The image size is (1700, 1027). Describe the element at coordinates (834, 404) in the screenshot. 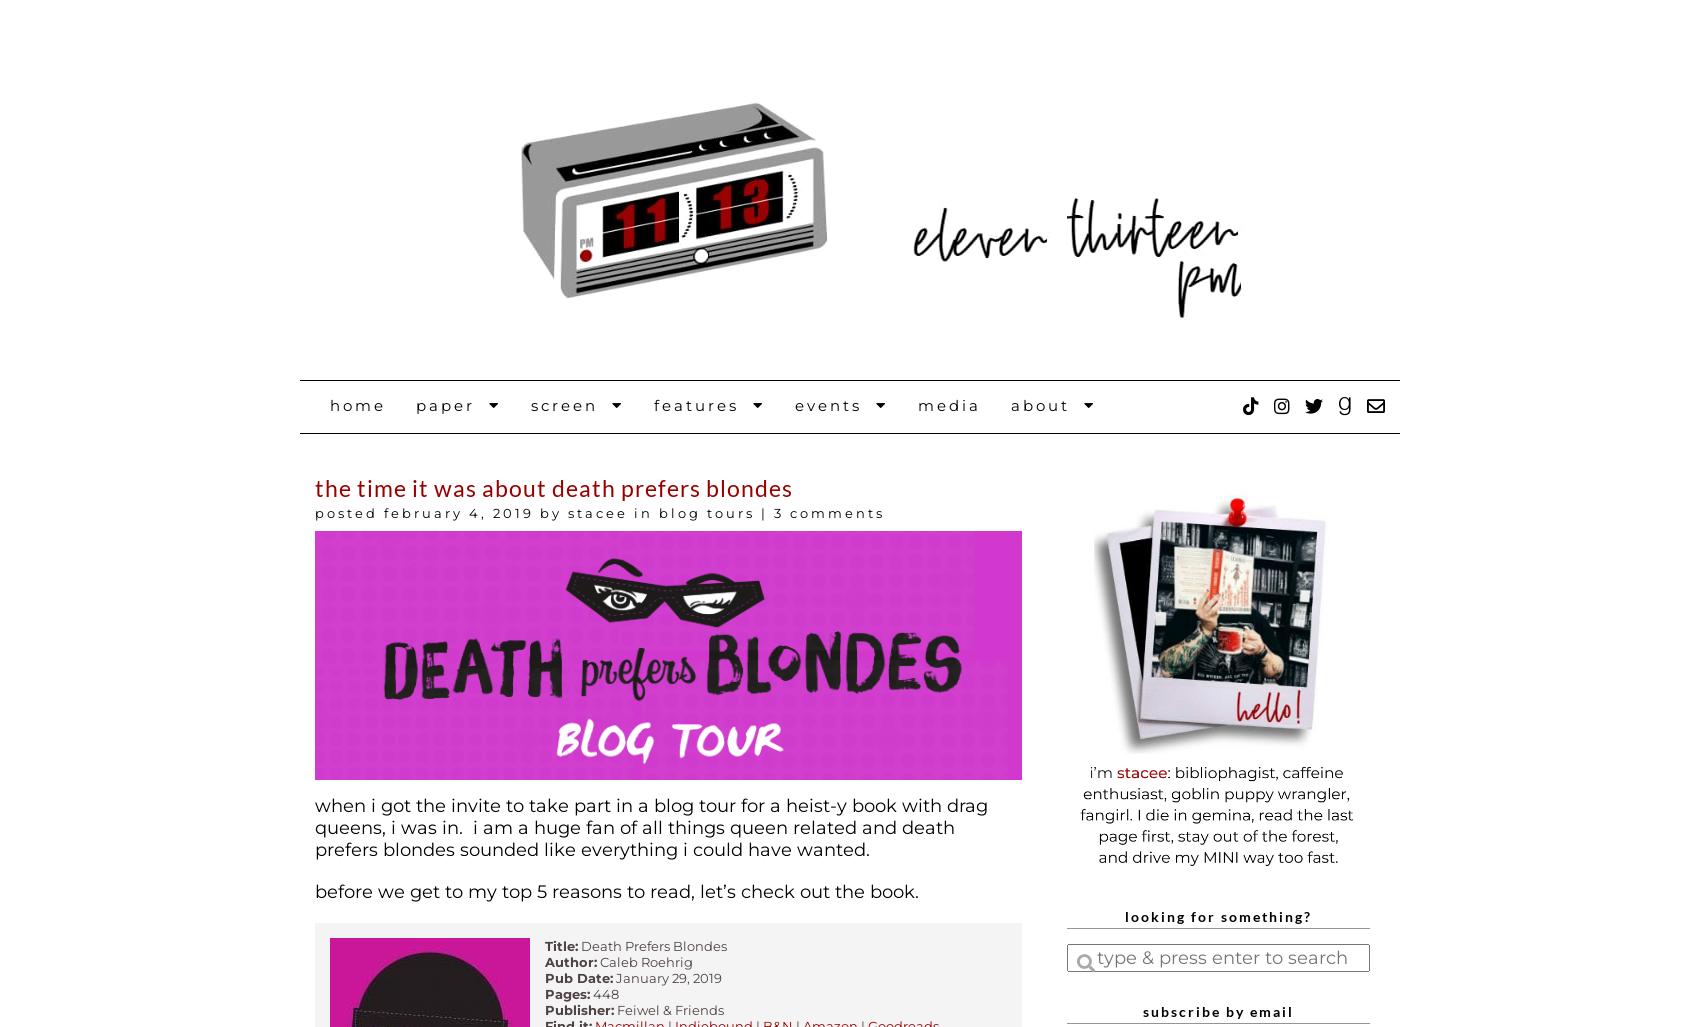

I see `'Events'` at that location.